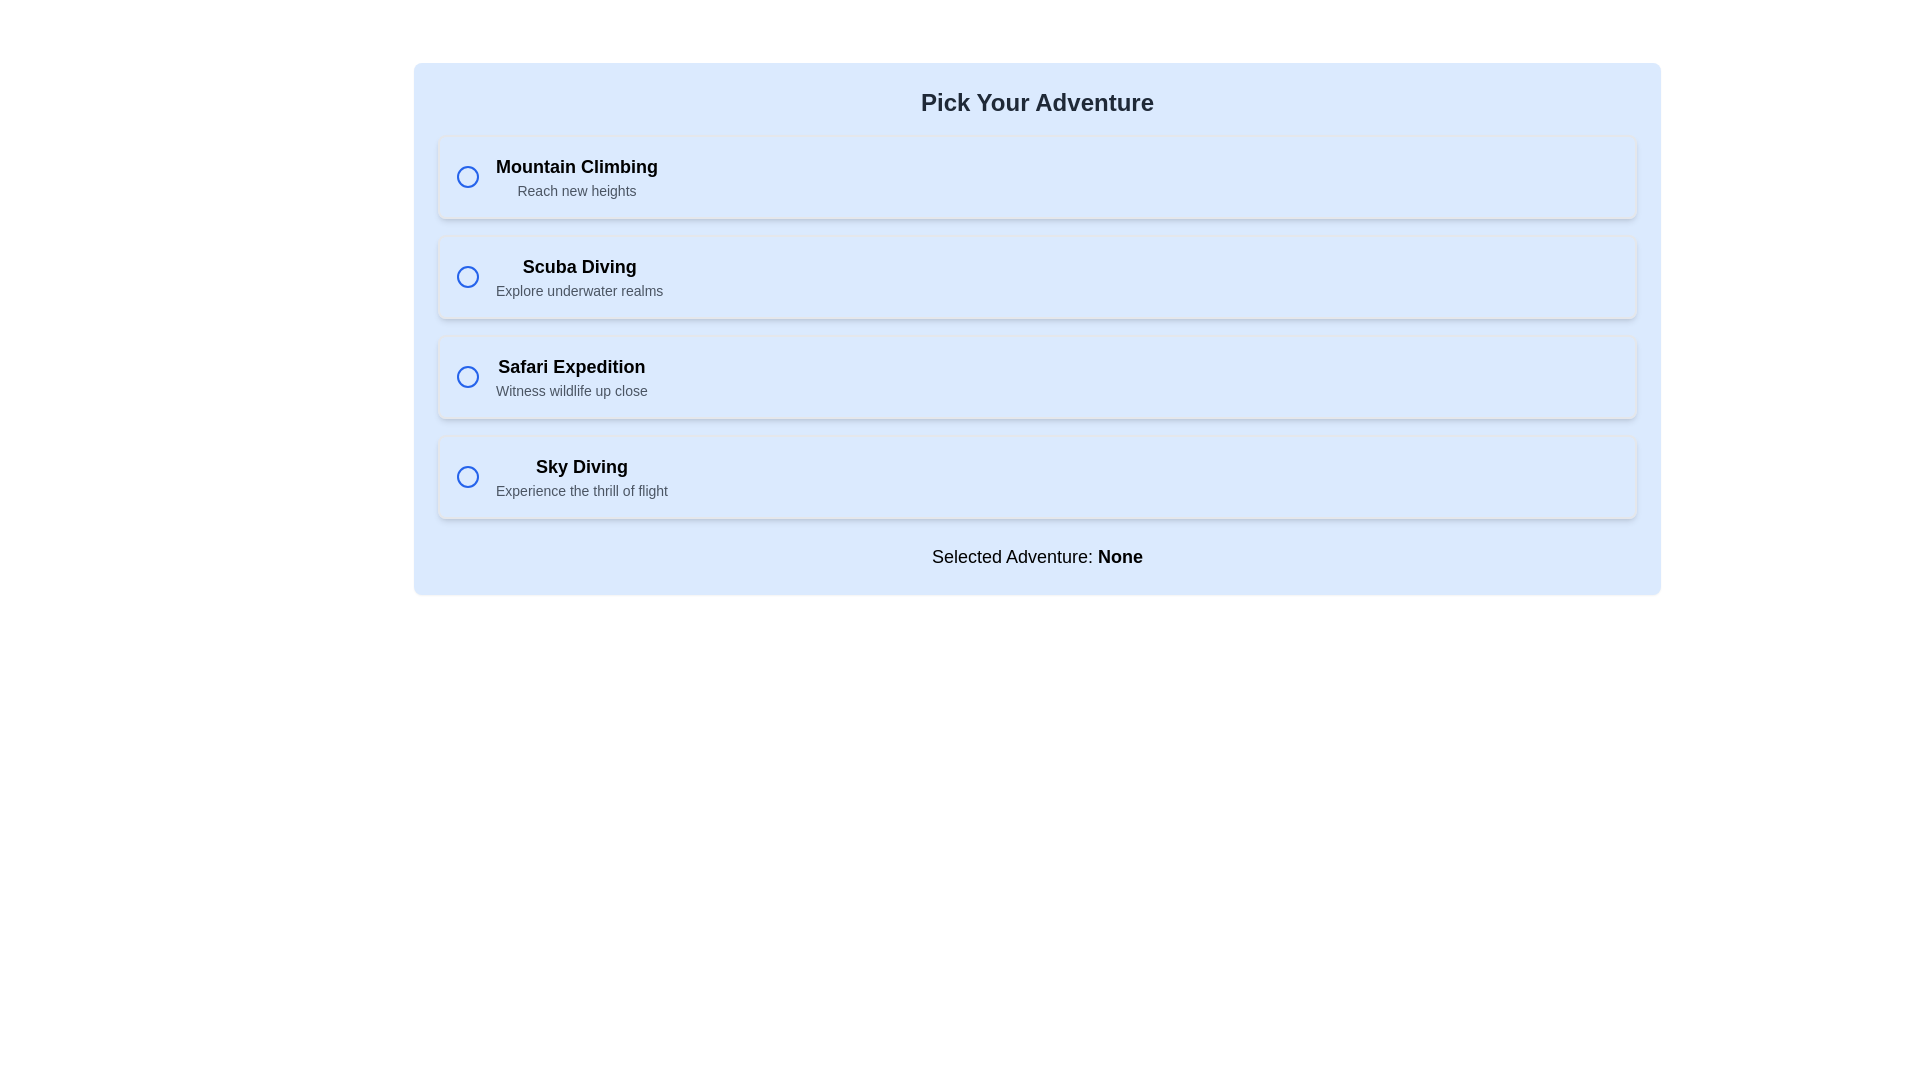 This screenshot has height=1080, width=1920. What do you see at coordinates (1037, 556) in the screenshot?
I see `the label displaying 'Selected Adventure: None', which is styled with bold font weight and is located at the bottom of the 'Pick Your Adventure' card` at bounding box center [1037, 556].